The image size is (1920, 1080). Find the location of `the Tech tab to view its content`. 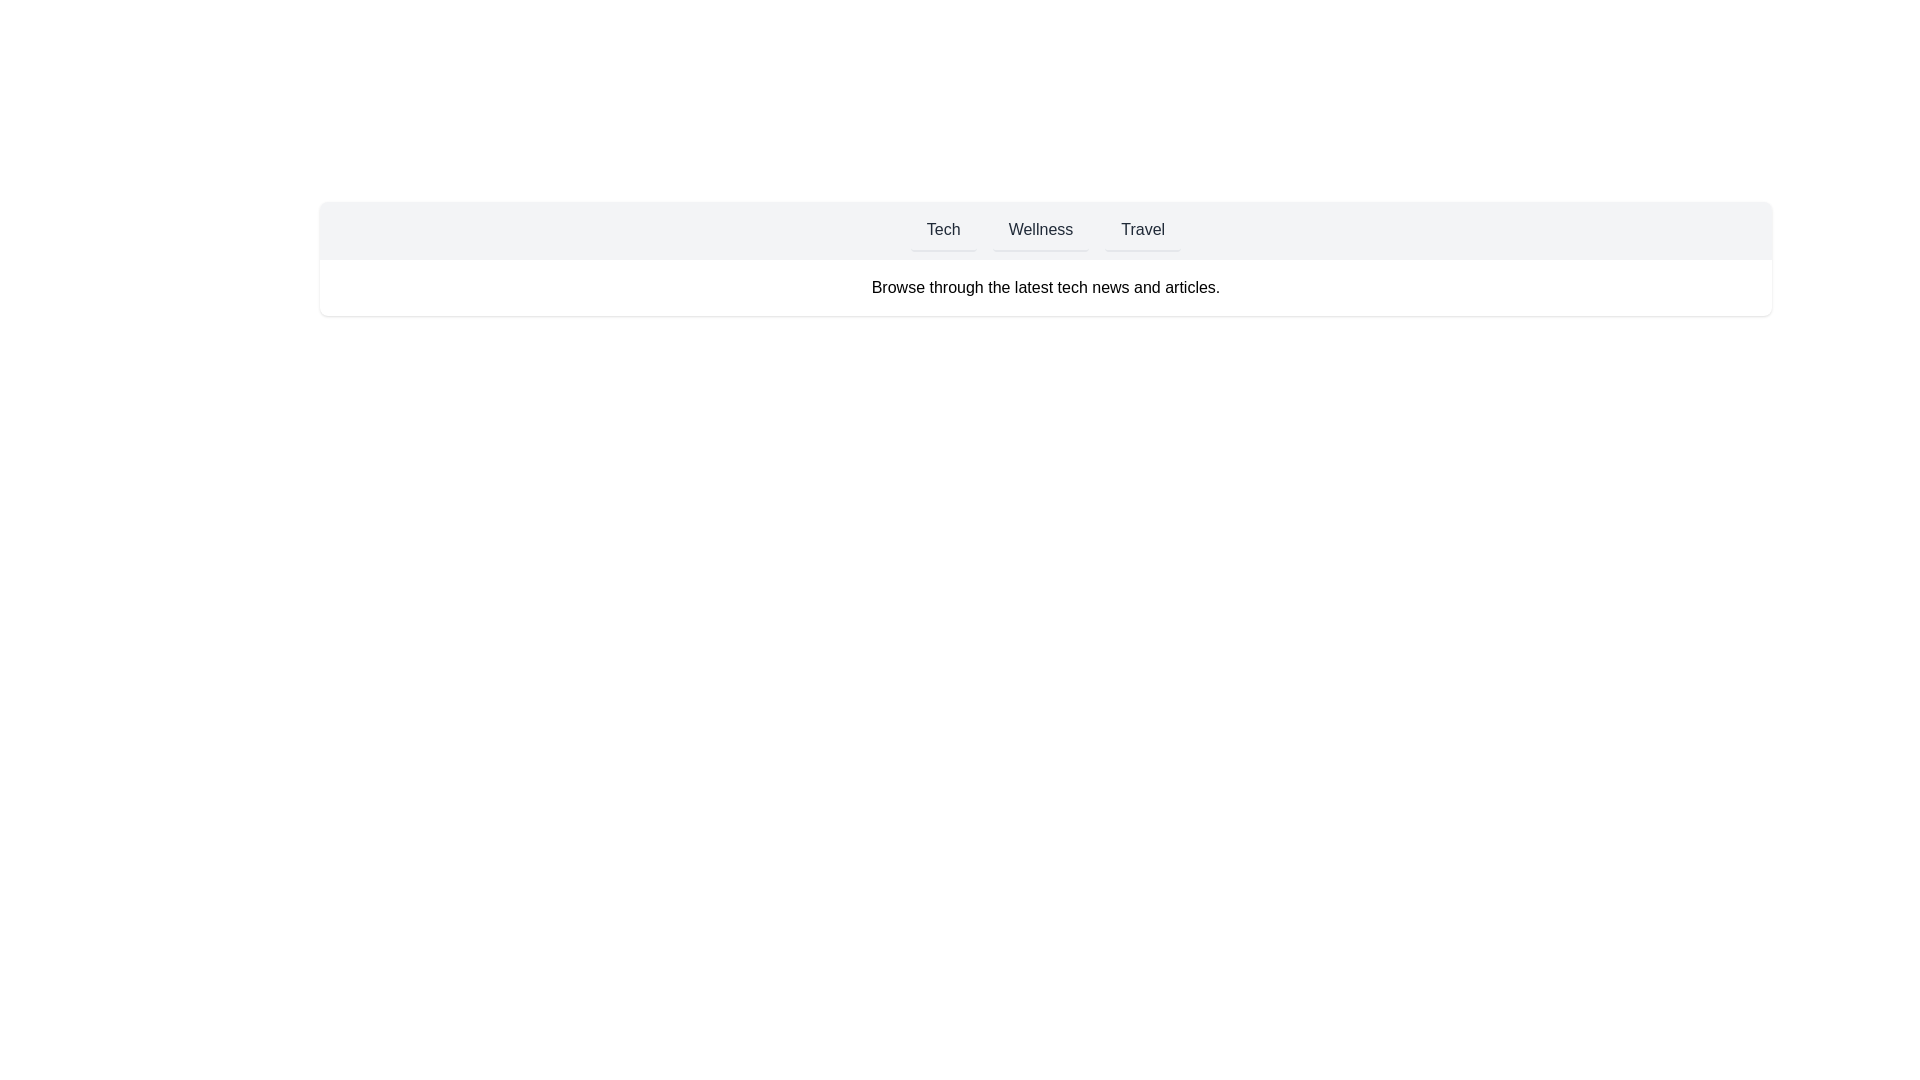

the Tech tab to view its content is located at coordinates (942, 230).